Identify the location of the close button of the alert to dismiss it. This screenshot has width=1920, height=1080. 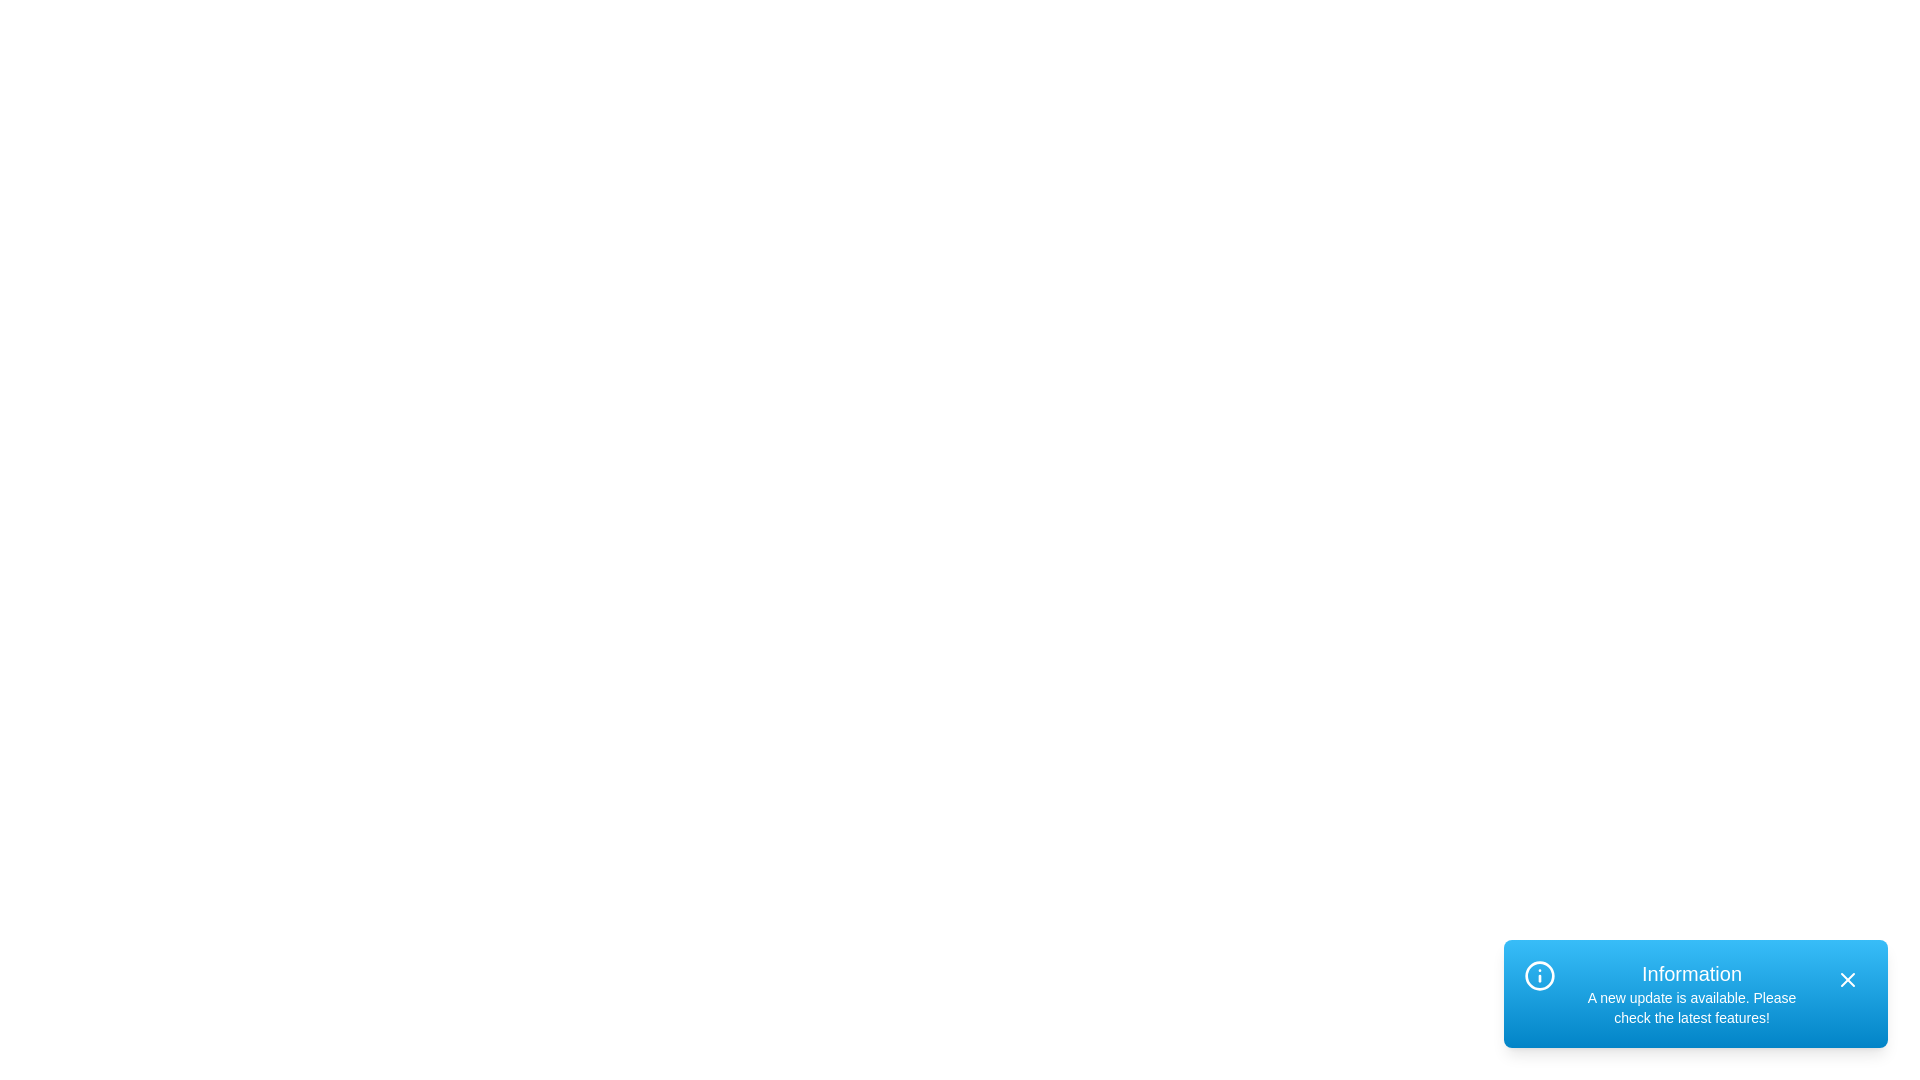
(1847, 978).